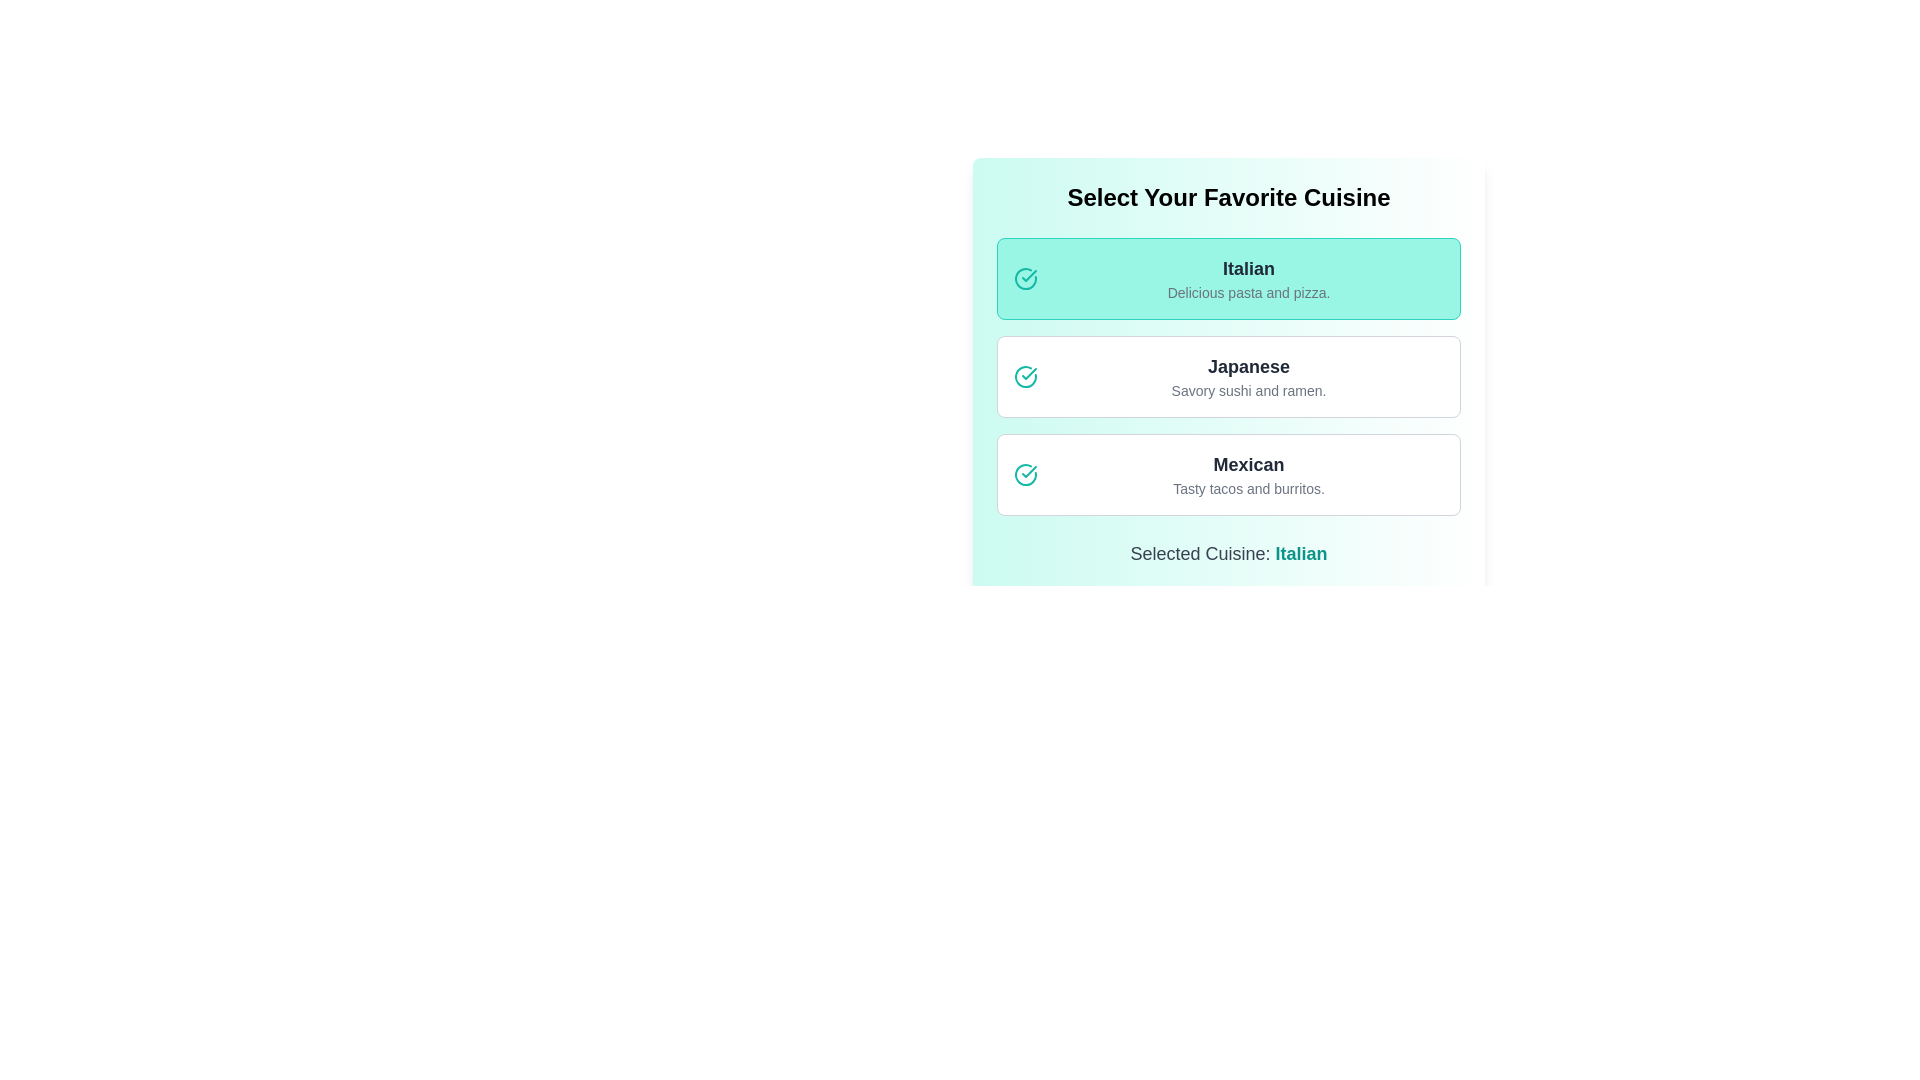 This screenshot has width=1920, height=1080. Describe the element at coordinates (1026, 377) in the screenshot. I see `the selection icon for the 'Japanese' list item, which indicates that this option is currently active` at that location.